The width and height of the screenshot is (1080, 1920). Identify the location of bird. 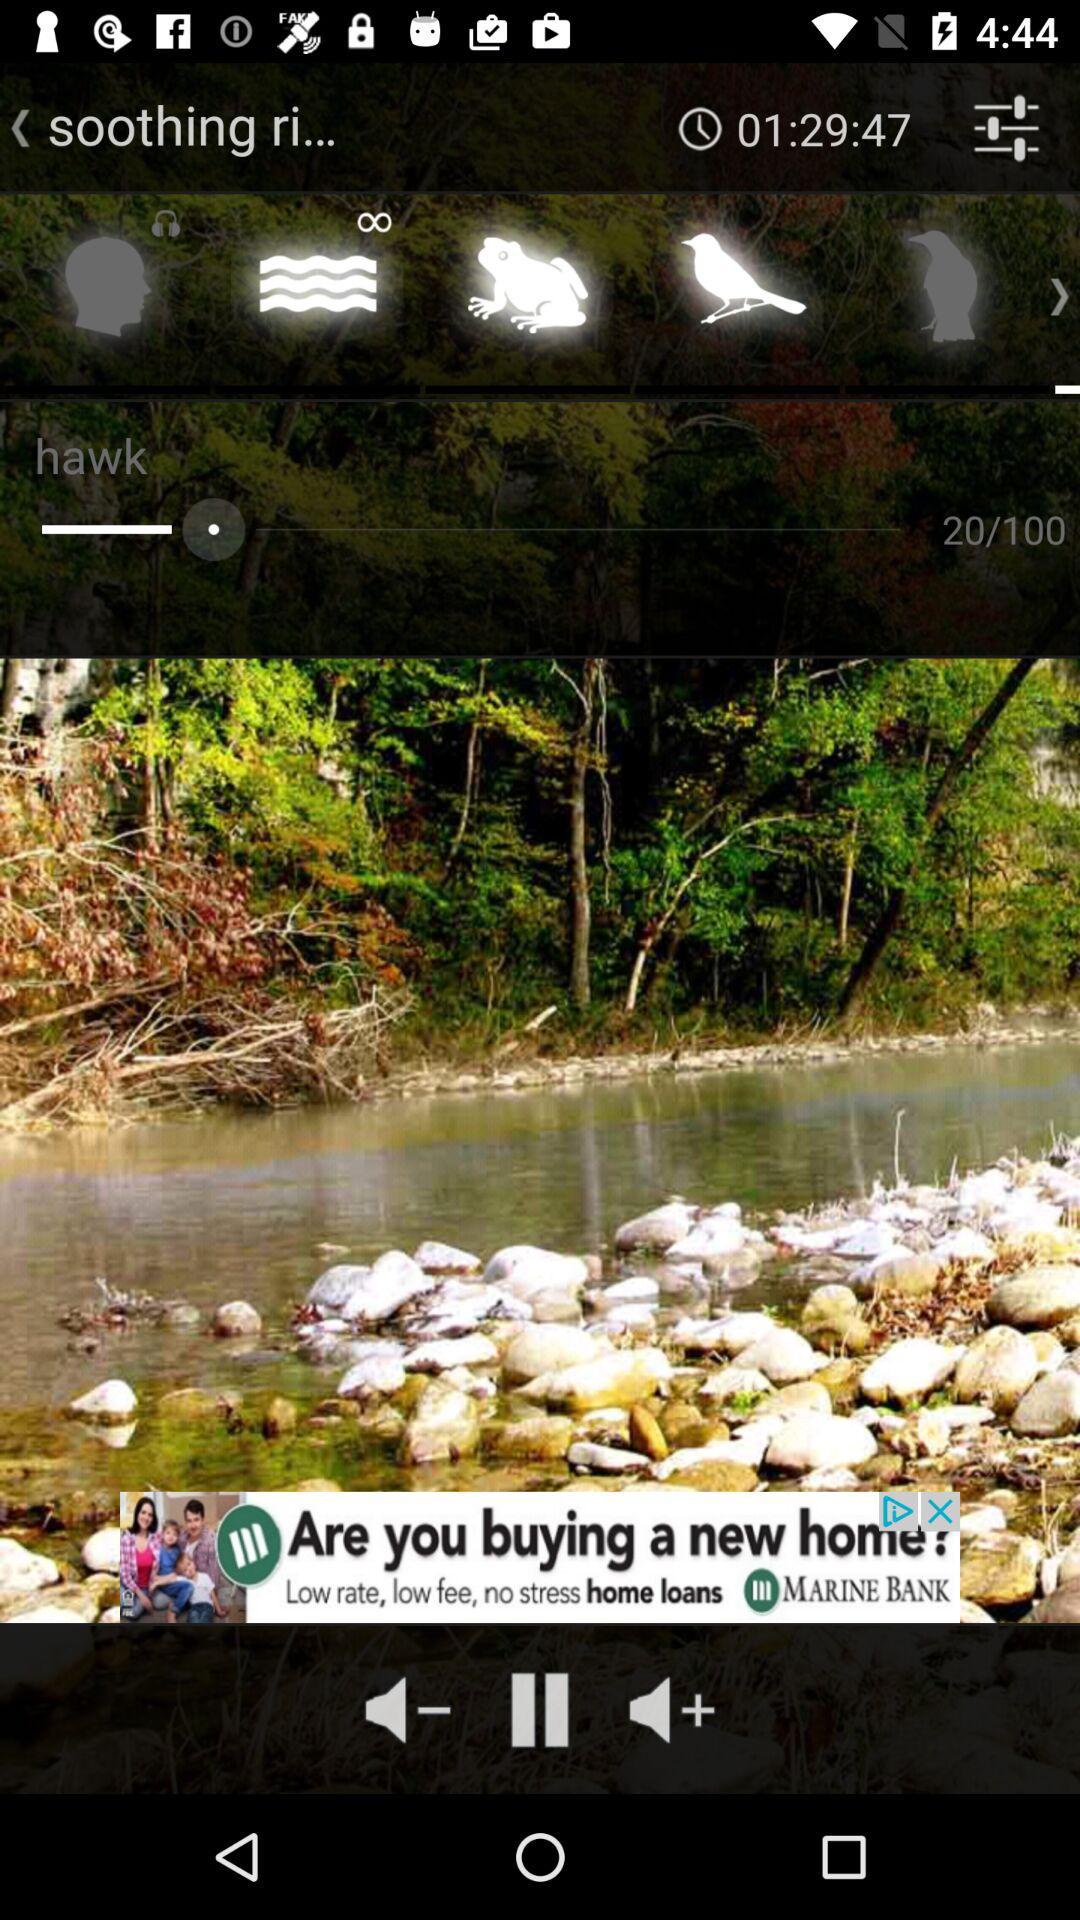
(946, 291).